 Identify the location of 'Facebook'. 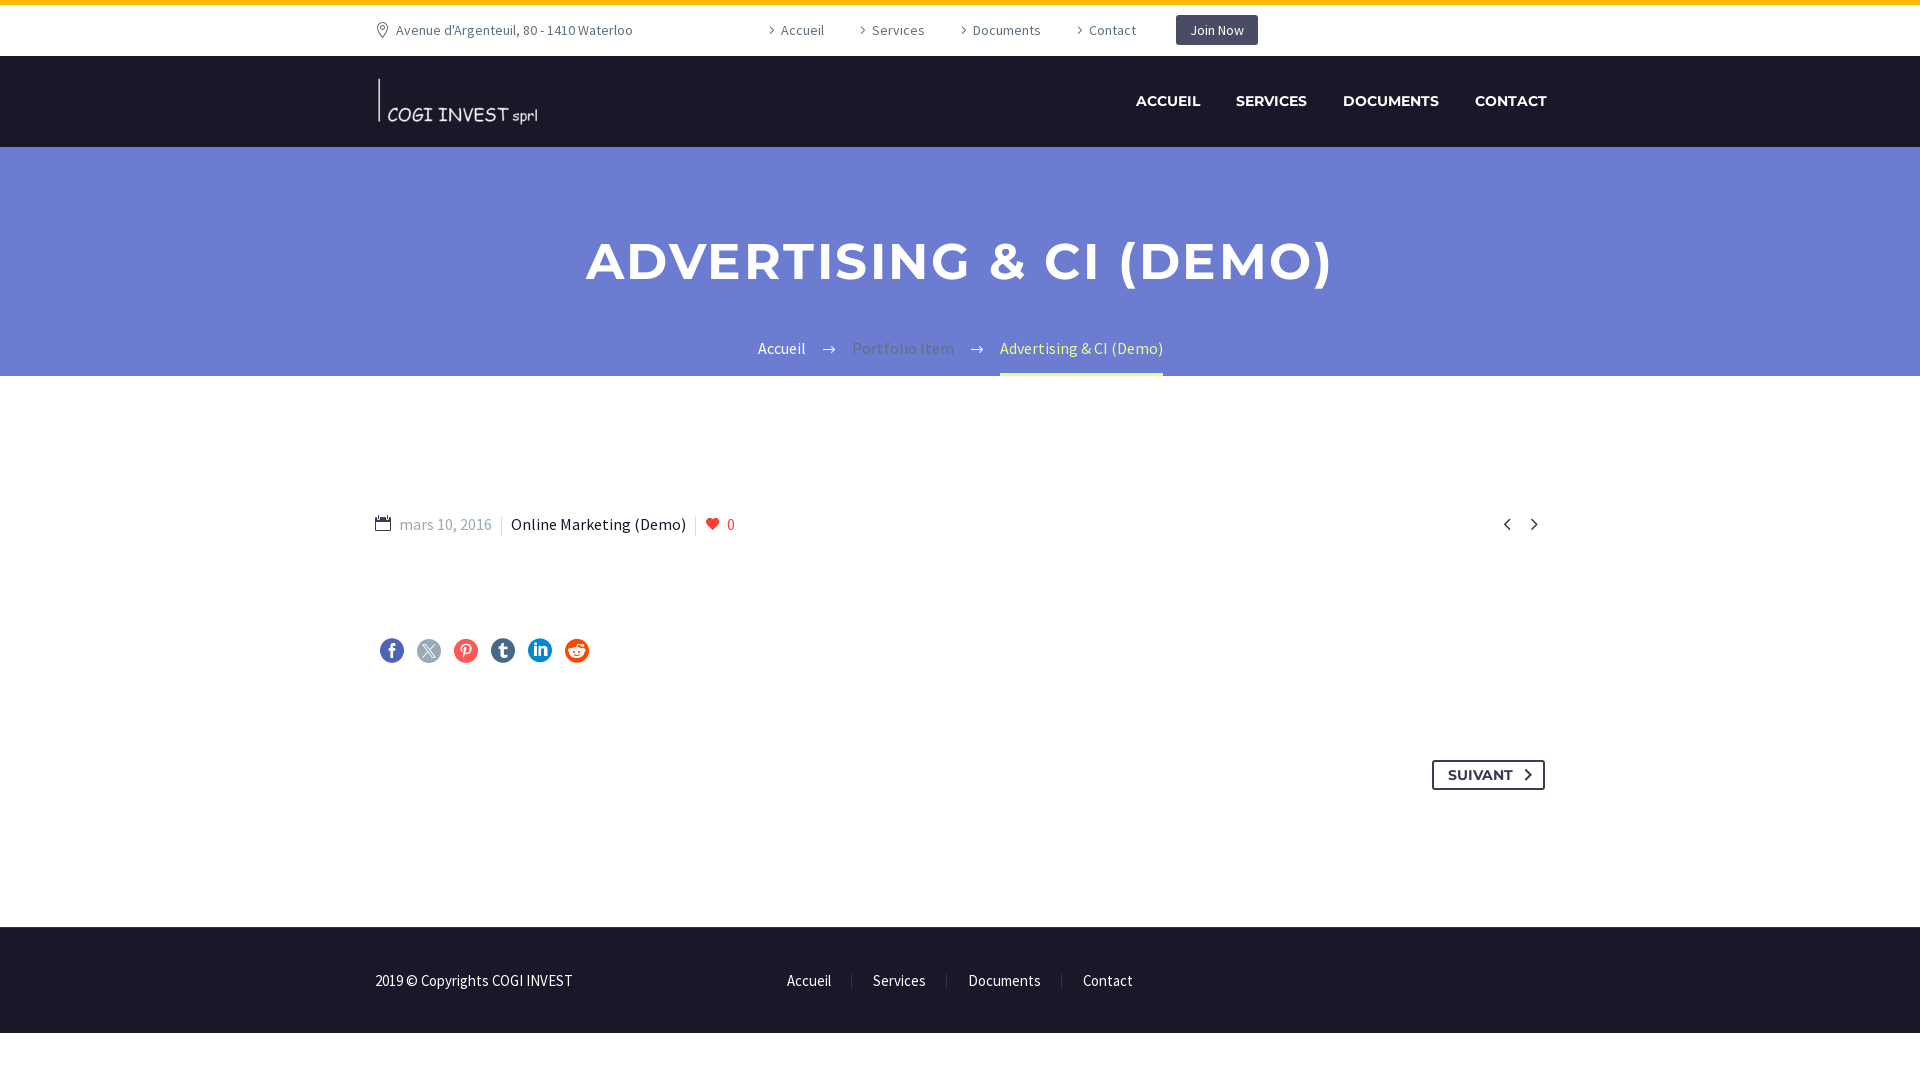
(392, 651).